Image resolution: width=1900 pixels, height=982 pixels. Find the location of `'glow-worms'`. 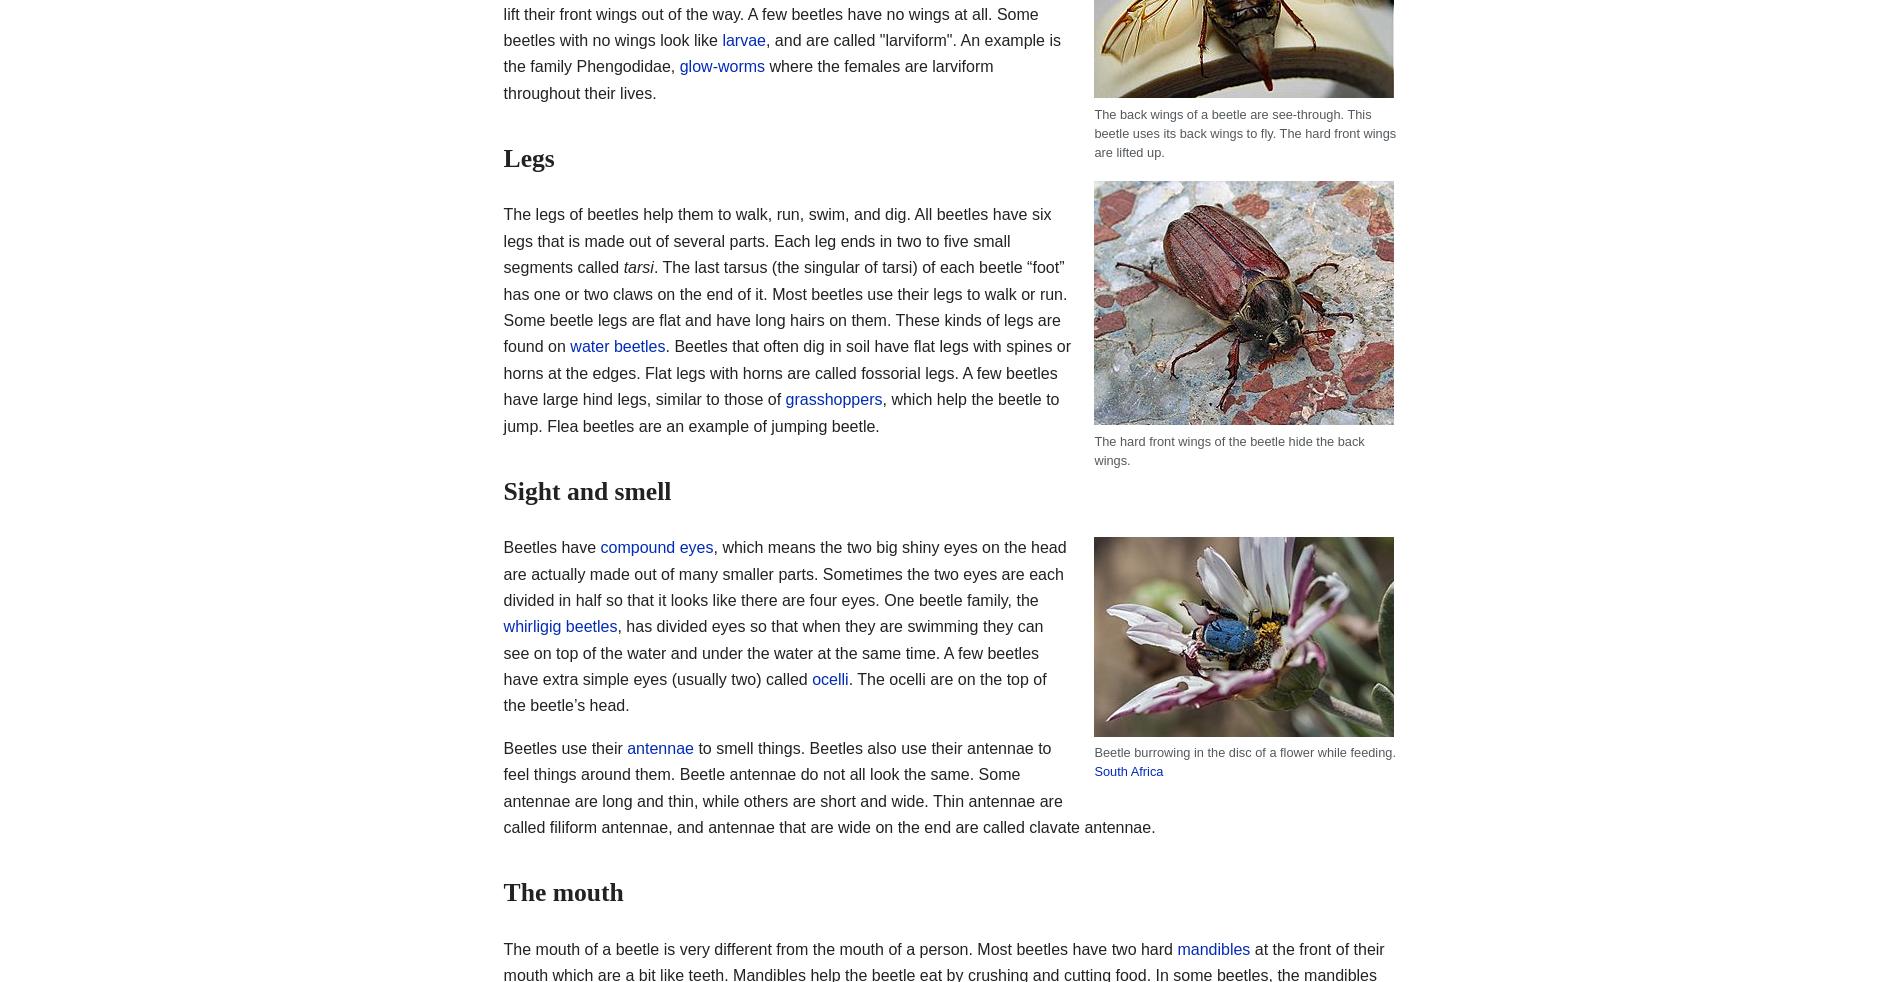

'glow-worms' is located at coordinates (721, 65).